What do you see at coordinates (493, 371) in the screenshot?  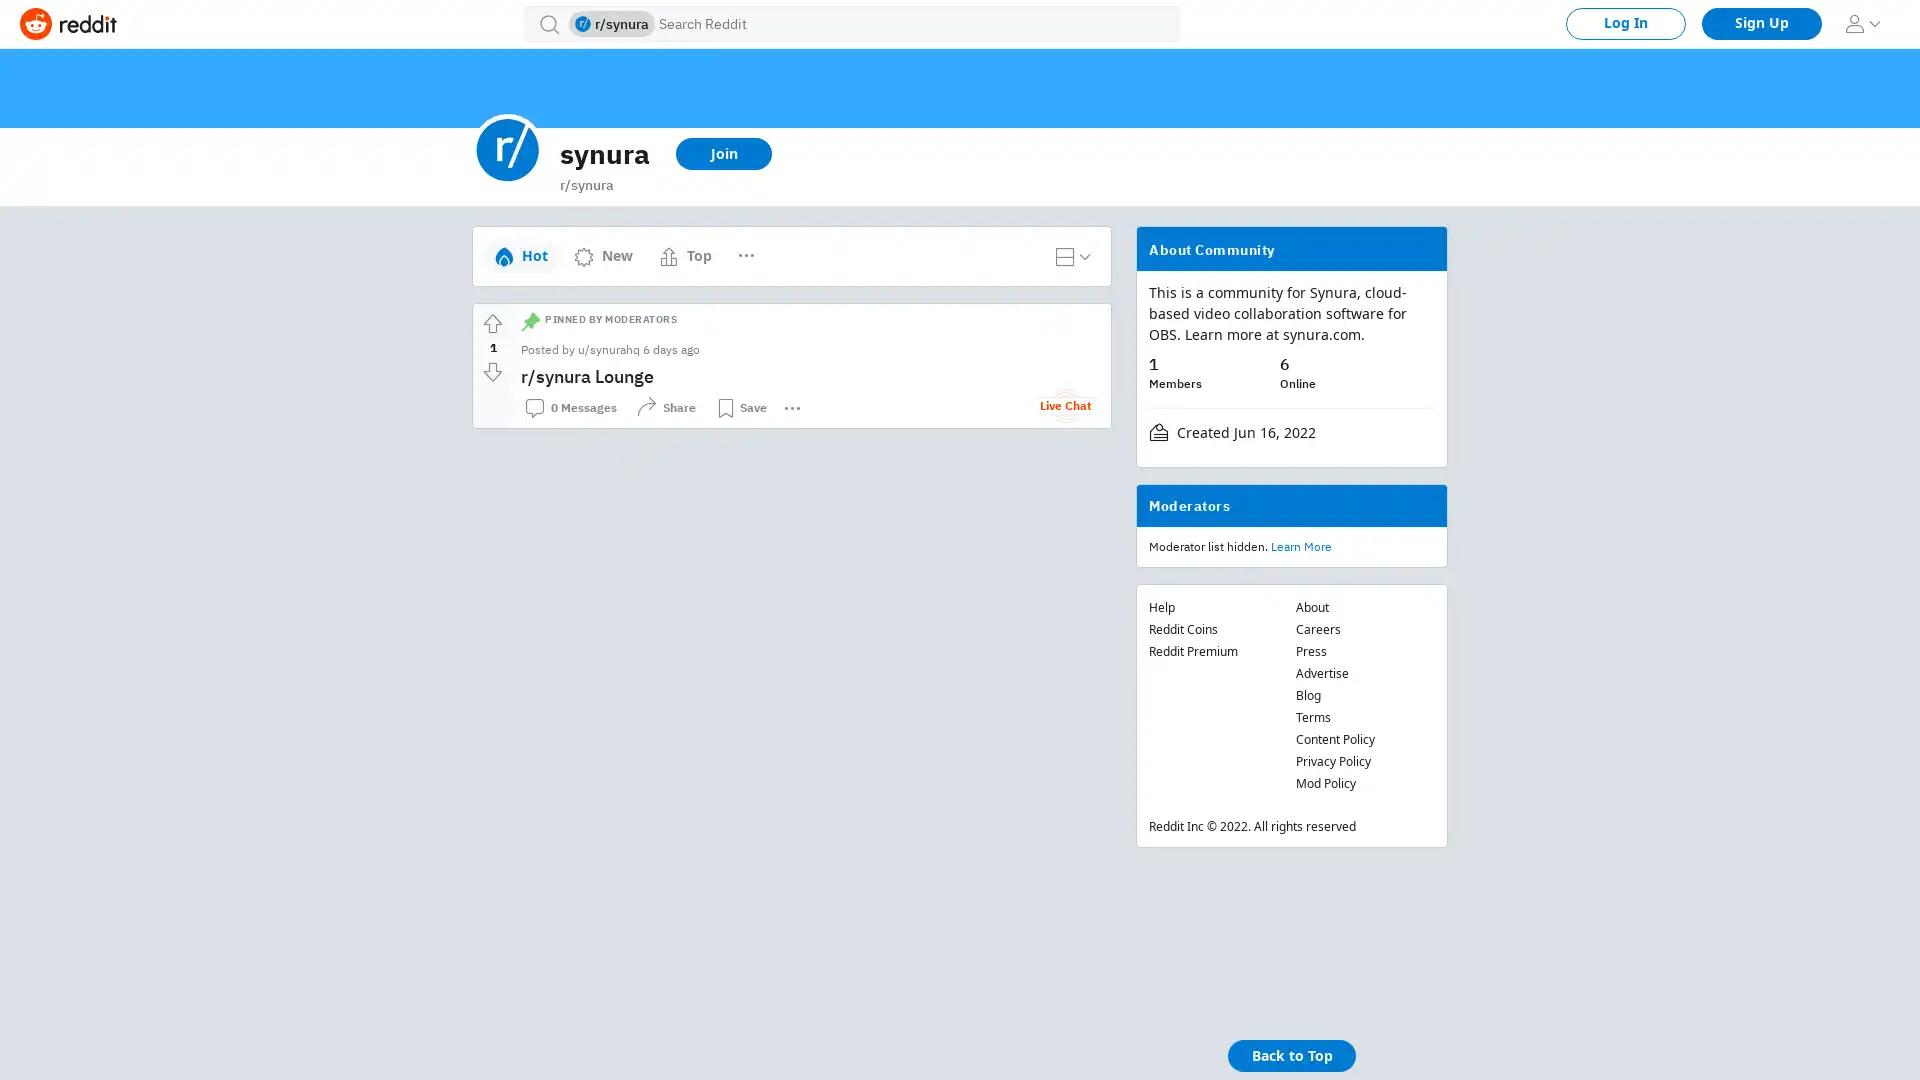 I see `downvote` at bounding box center [493, 371].